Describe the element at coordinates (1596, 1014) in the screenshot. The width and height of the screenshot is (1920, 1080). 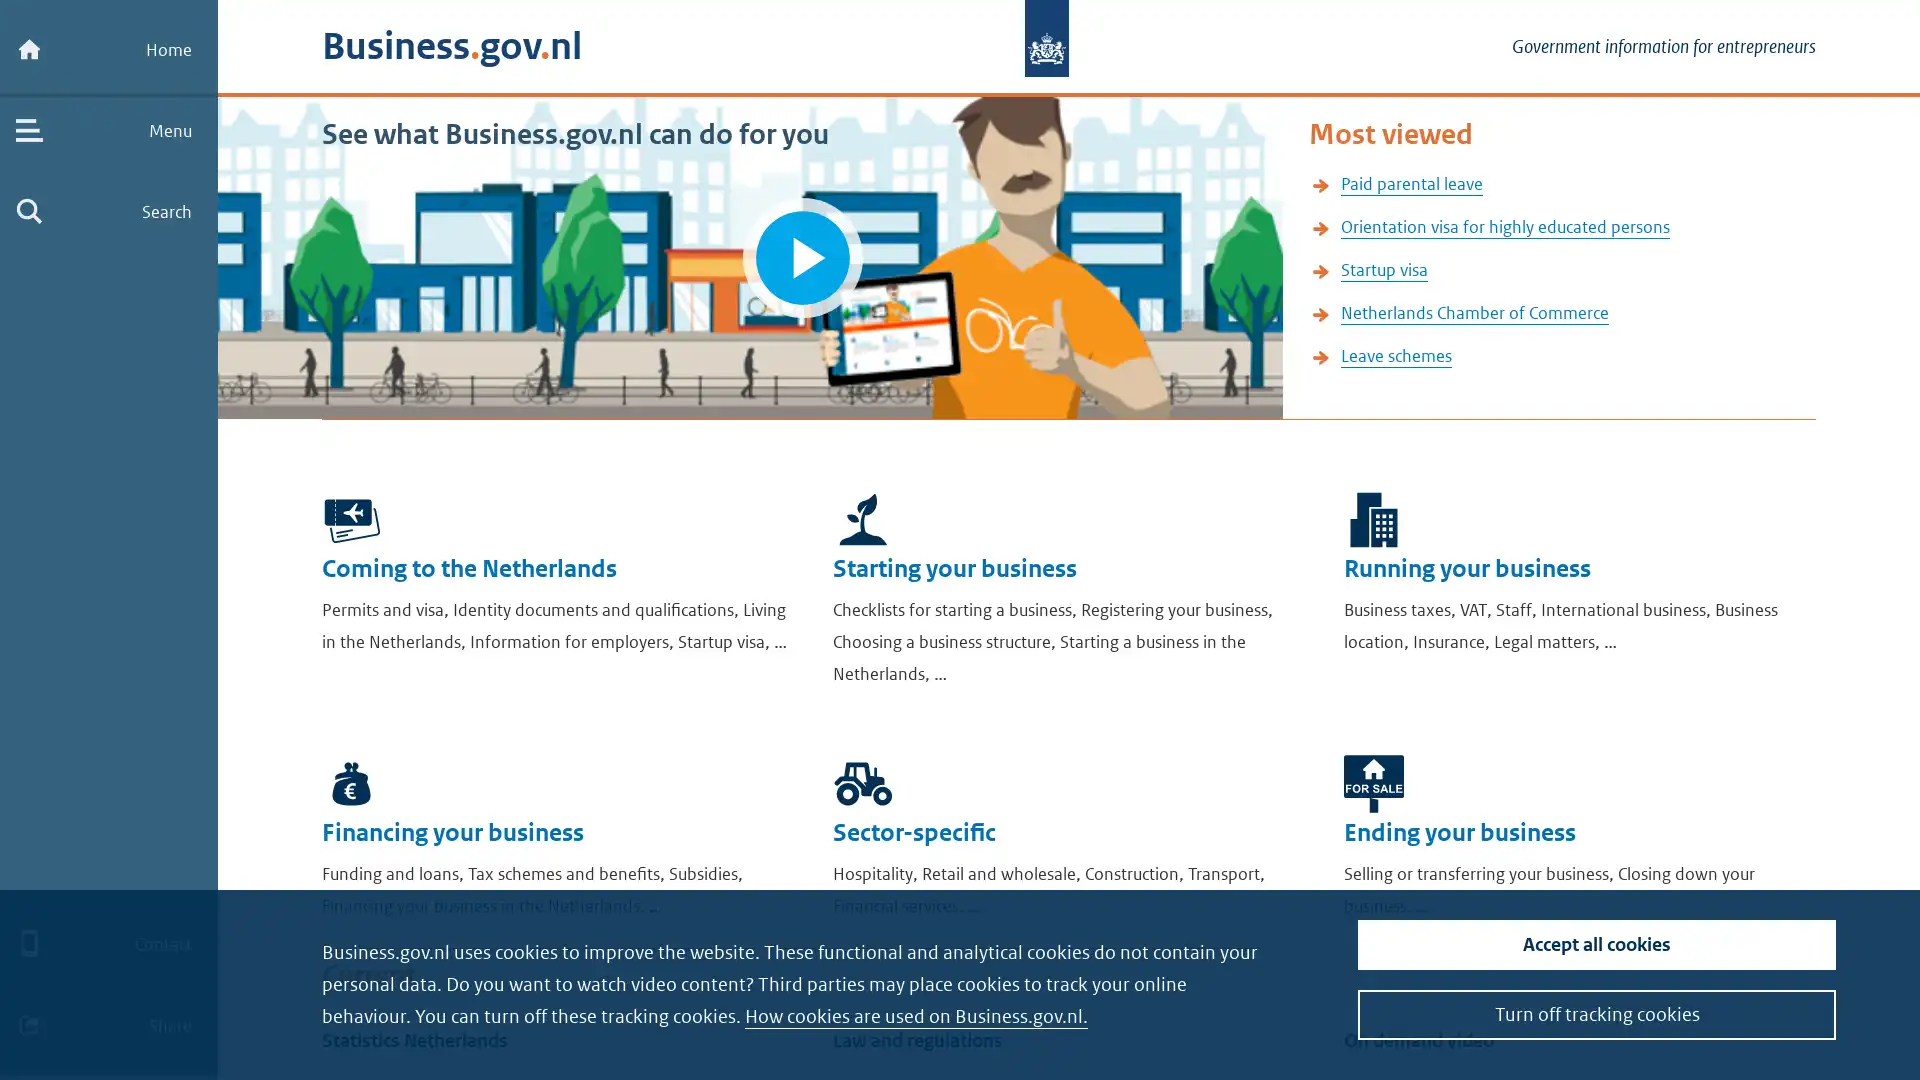
I see `Turn off tracking cookies` at that location.